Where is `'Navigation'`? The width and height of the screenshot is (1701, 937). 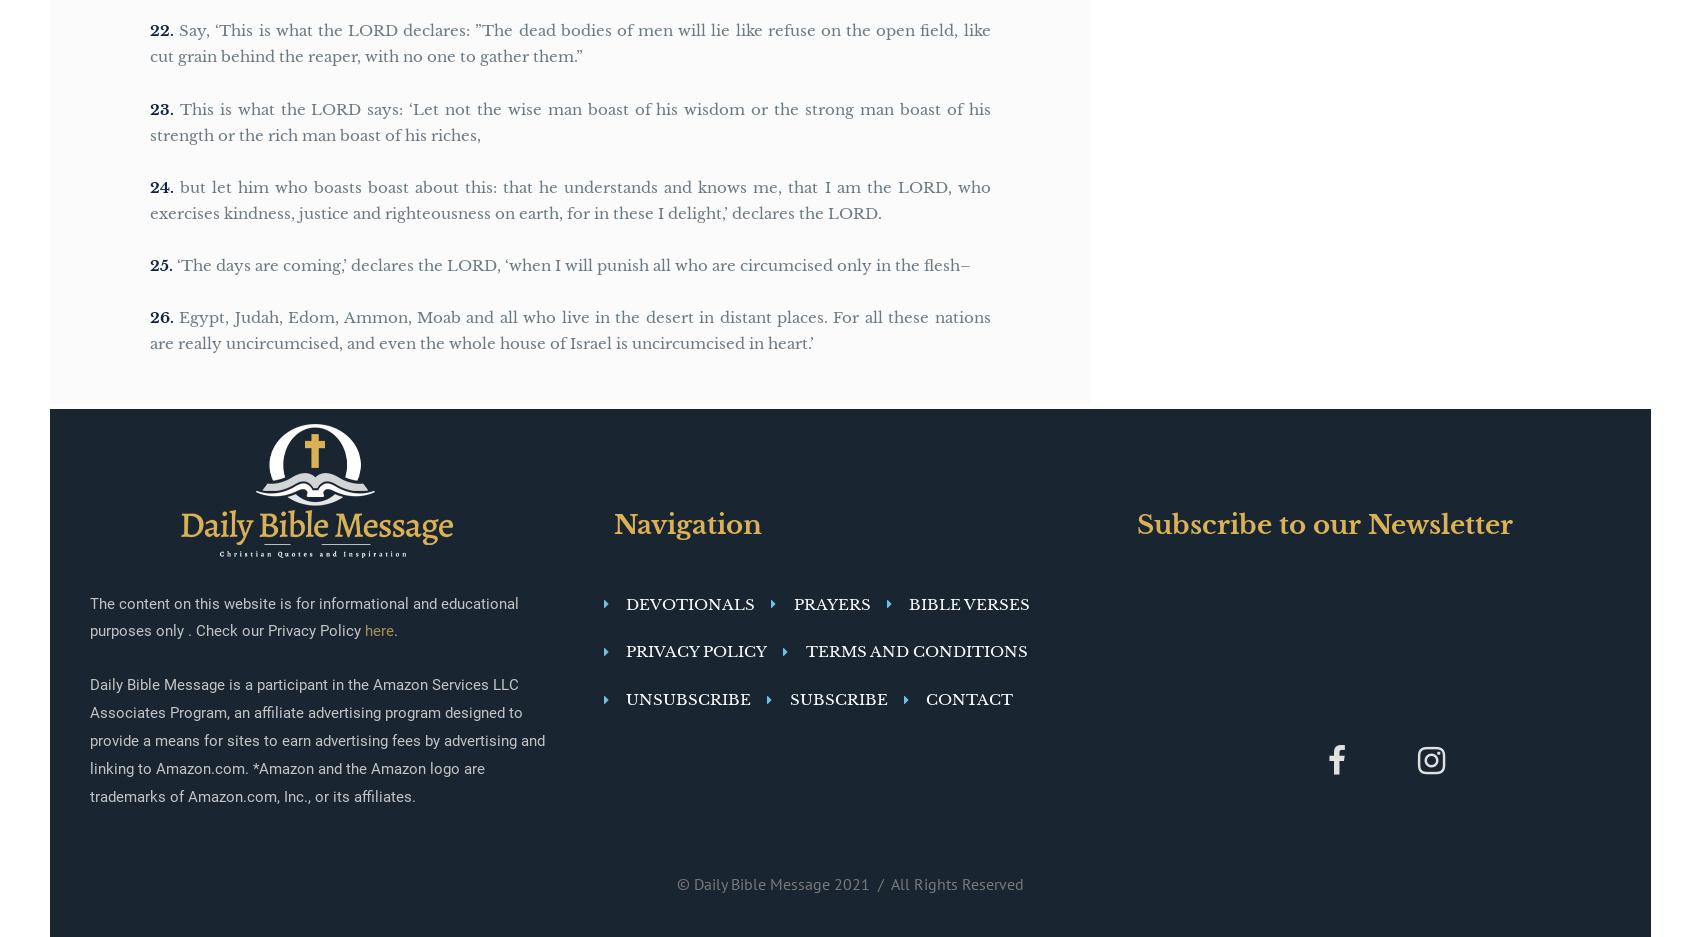 'Navigation' is located at coordinates (612, 522).